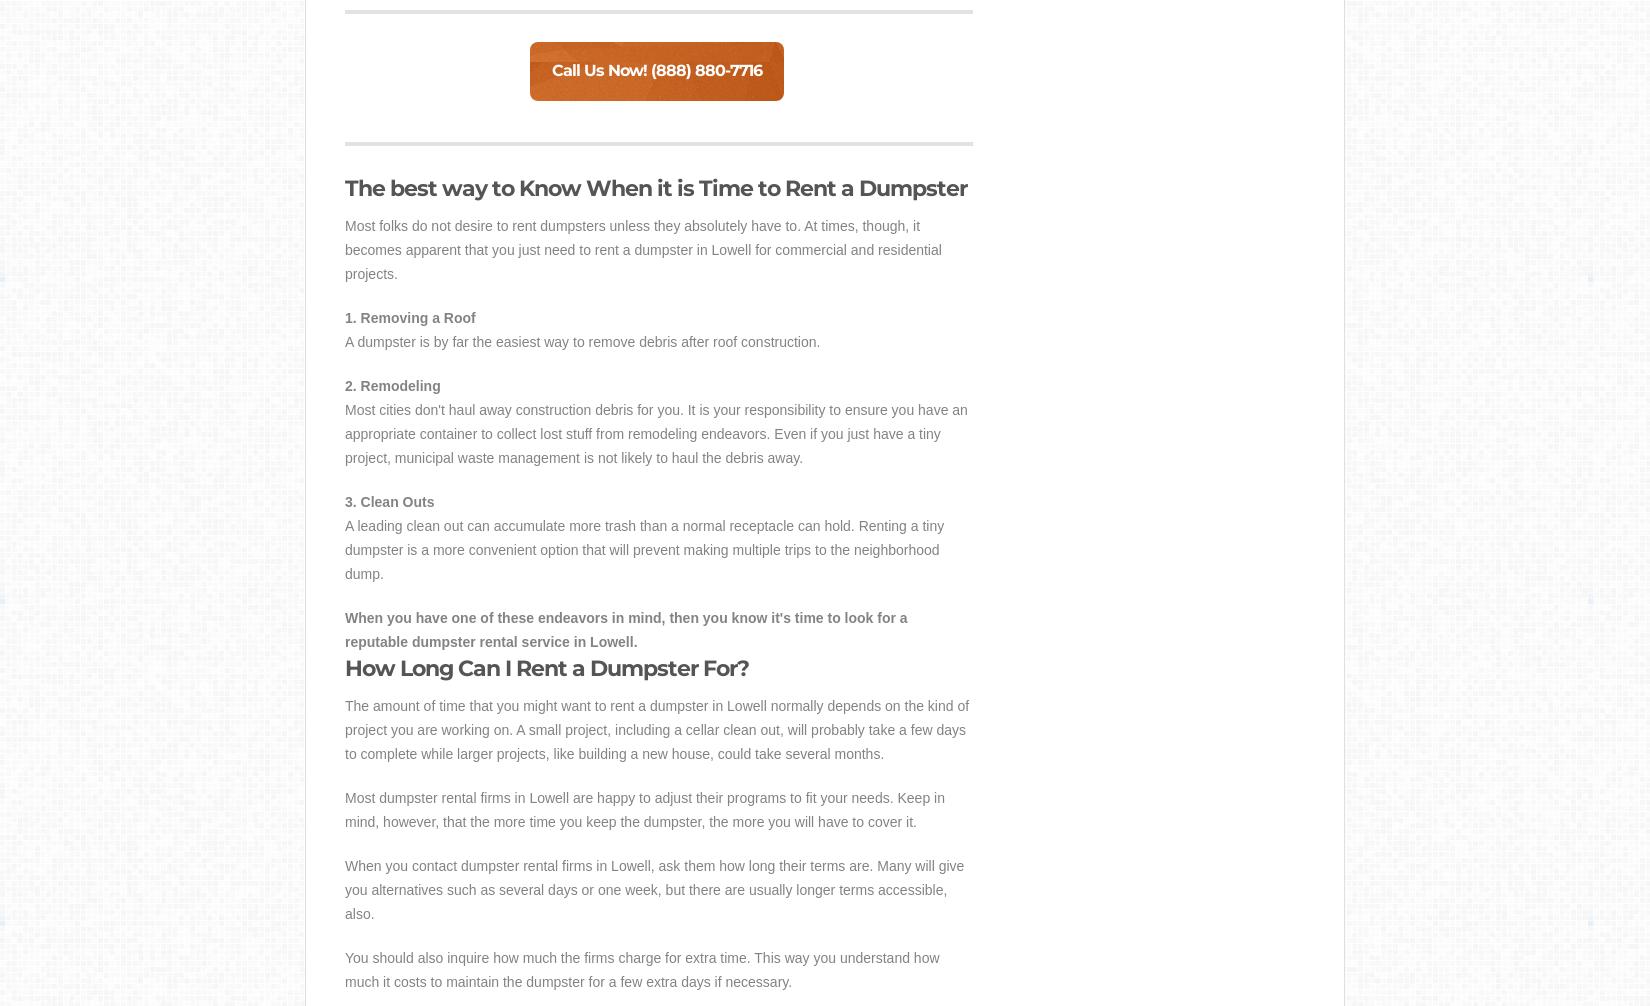 This screenshot has width=1650, height=1006. What do you see at coordinates (392, 385) in the screenshot?
I see `'2. Remodeling'` at bounding box center [392, 385].